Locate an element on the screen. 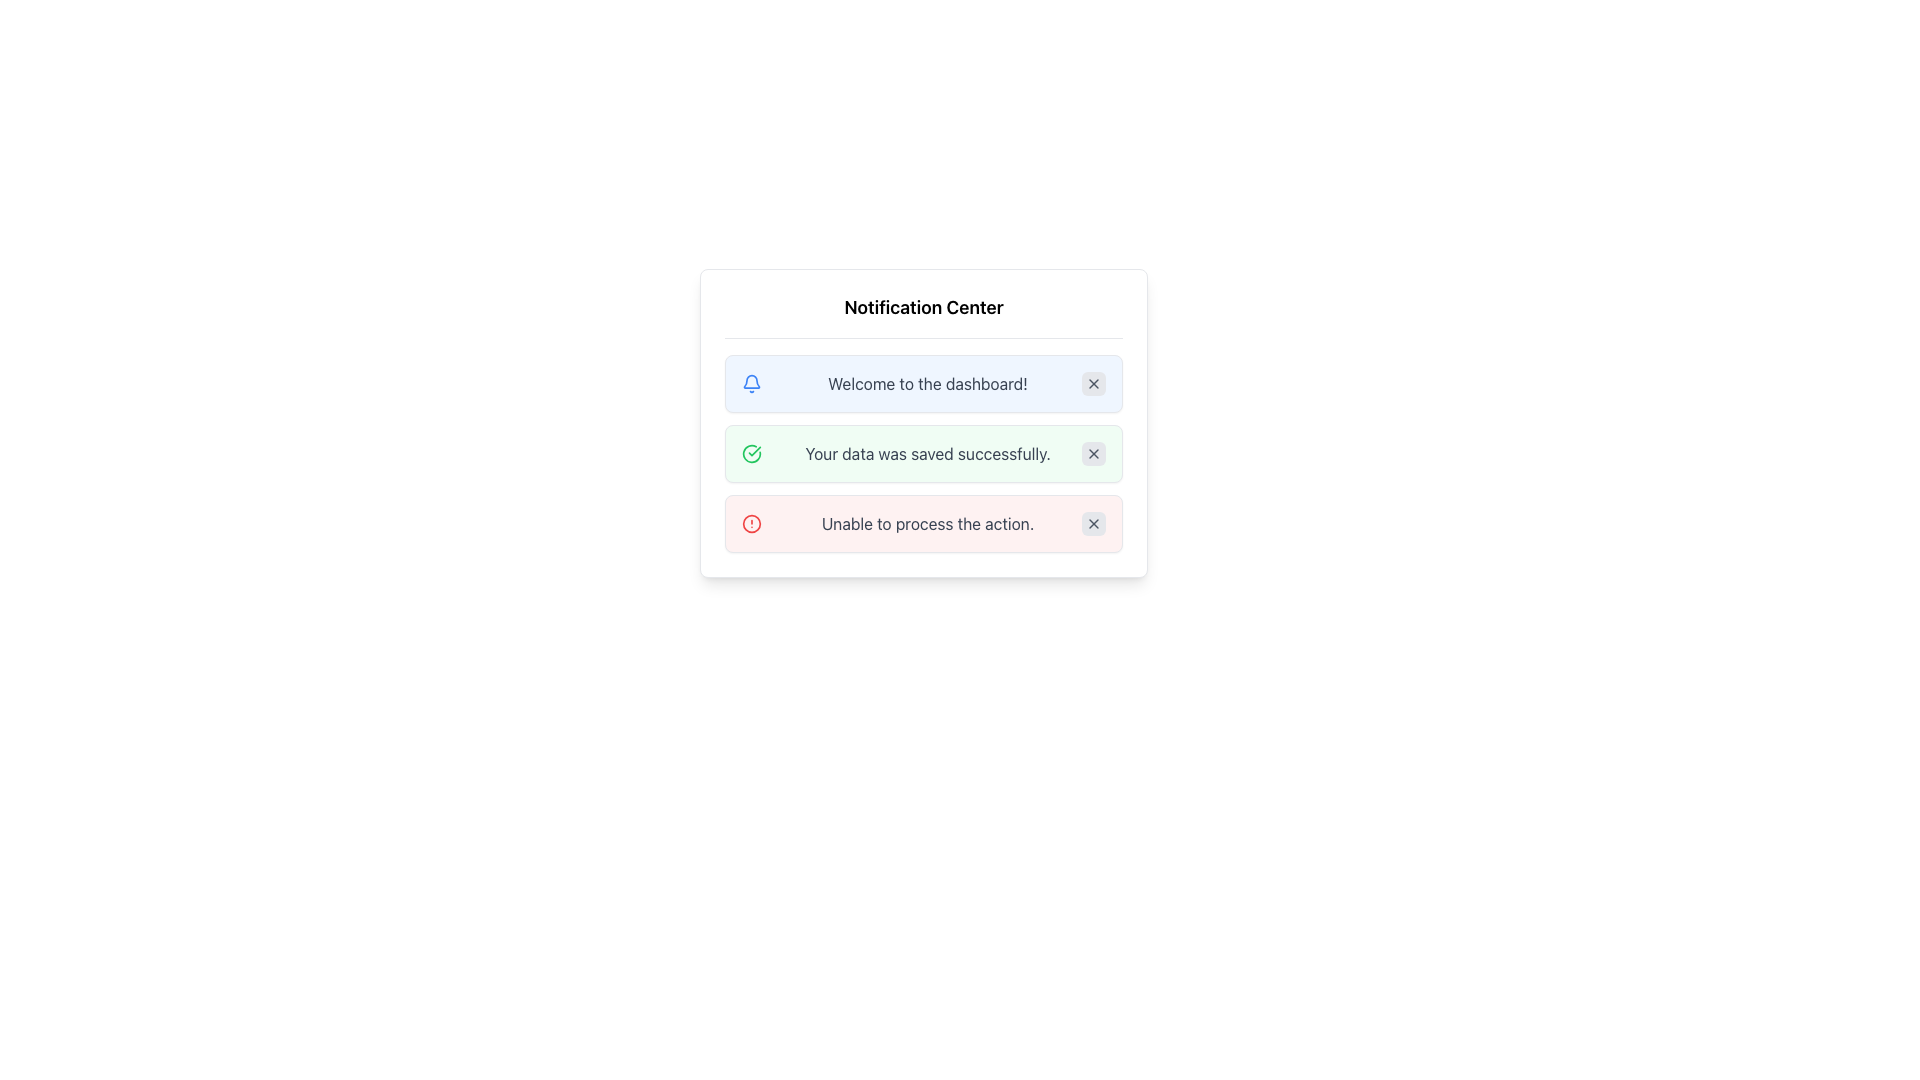 This screenshot has height=1080, width=1920. the Decorative SVG Circle that is part of the alert icon in the third notification entry of the 'Notification Center', located to the left of the text 'Unable to process the action.' is located at coordinates (751, 523).